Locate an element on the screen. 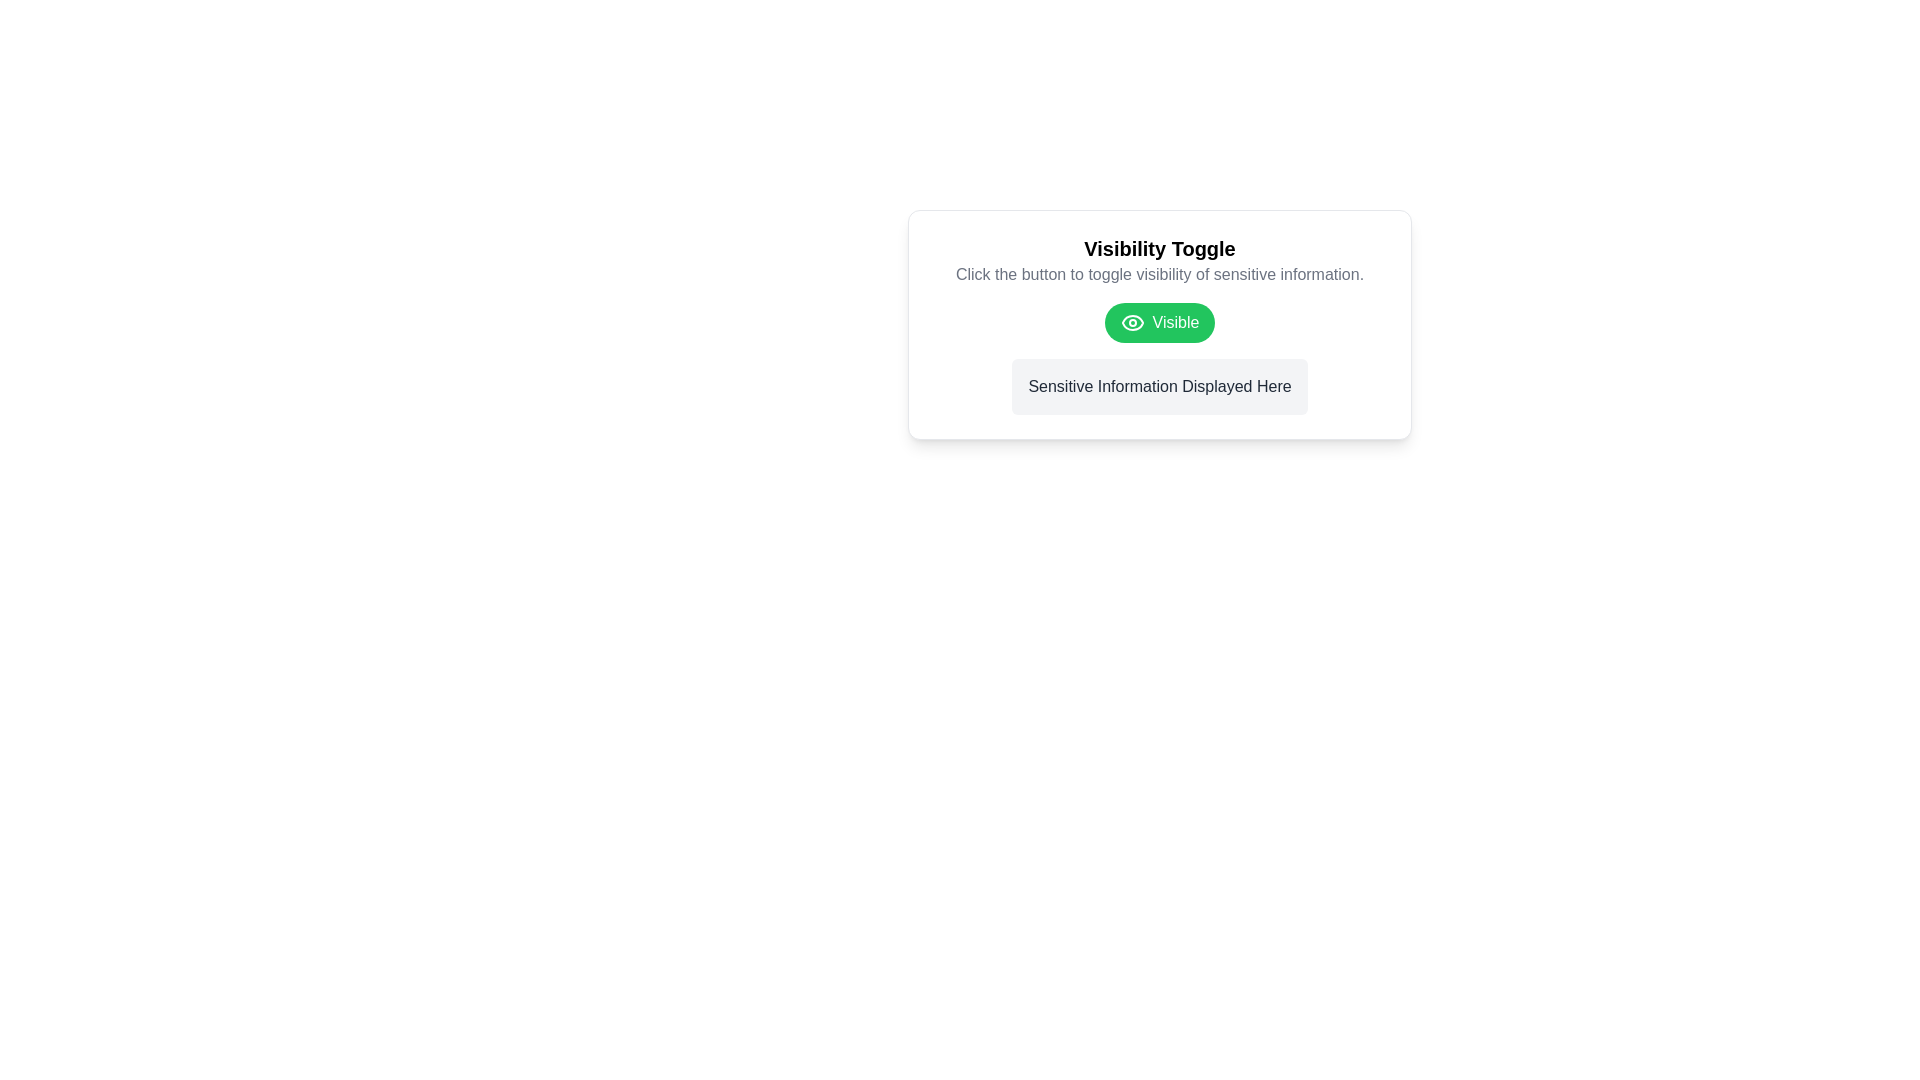  the 'Visible' button to toggle the visibility of sensitive information is located at coordinates (1160, 322).